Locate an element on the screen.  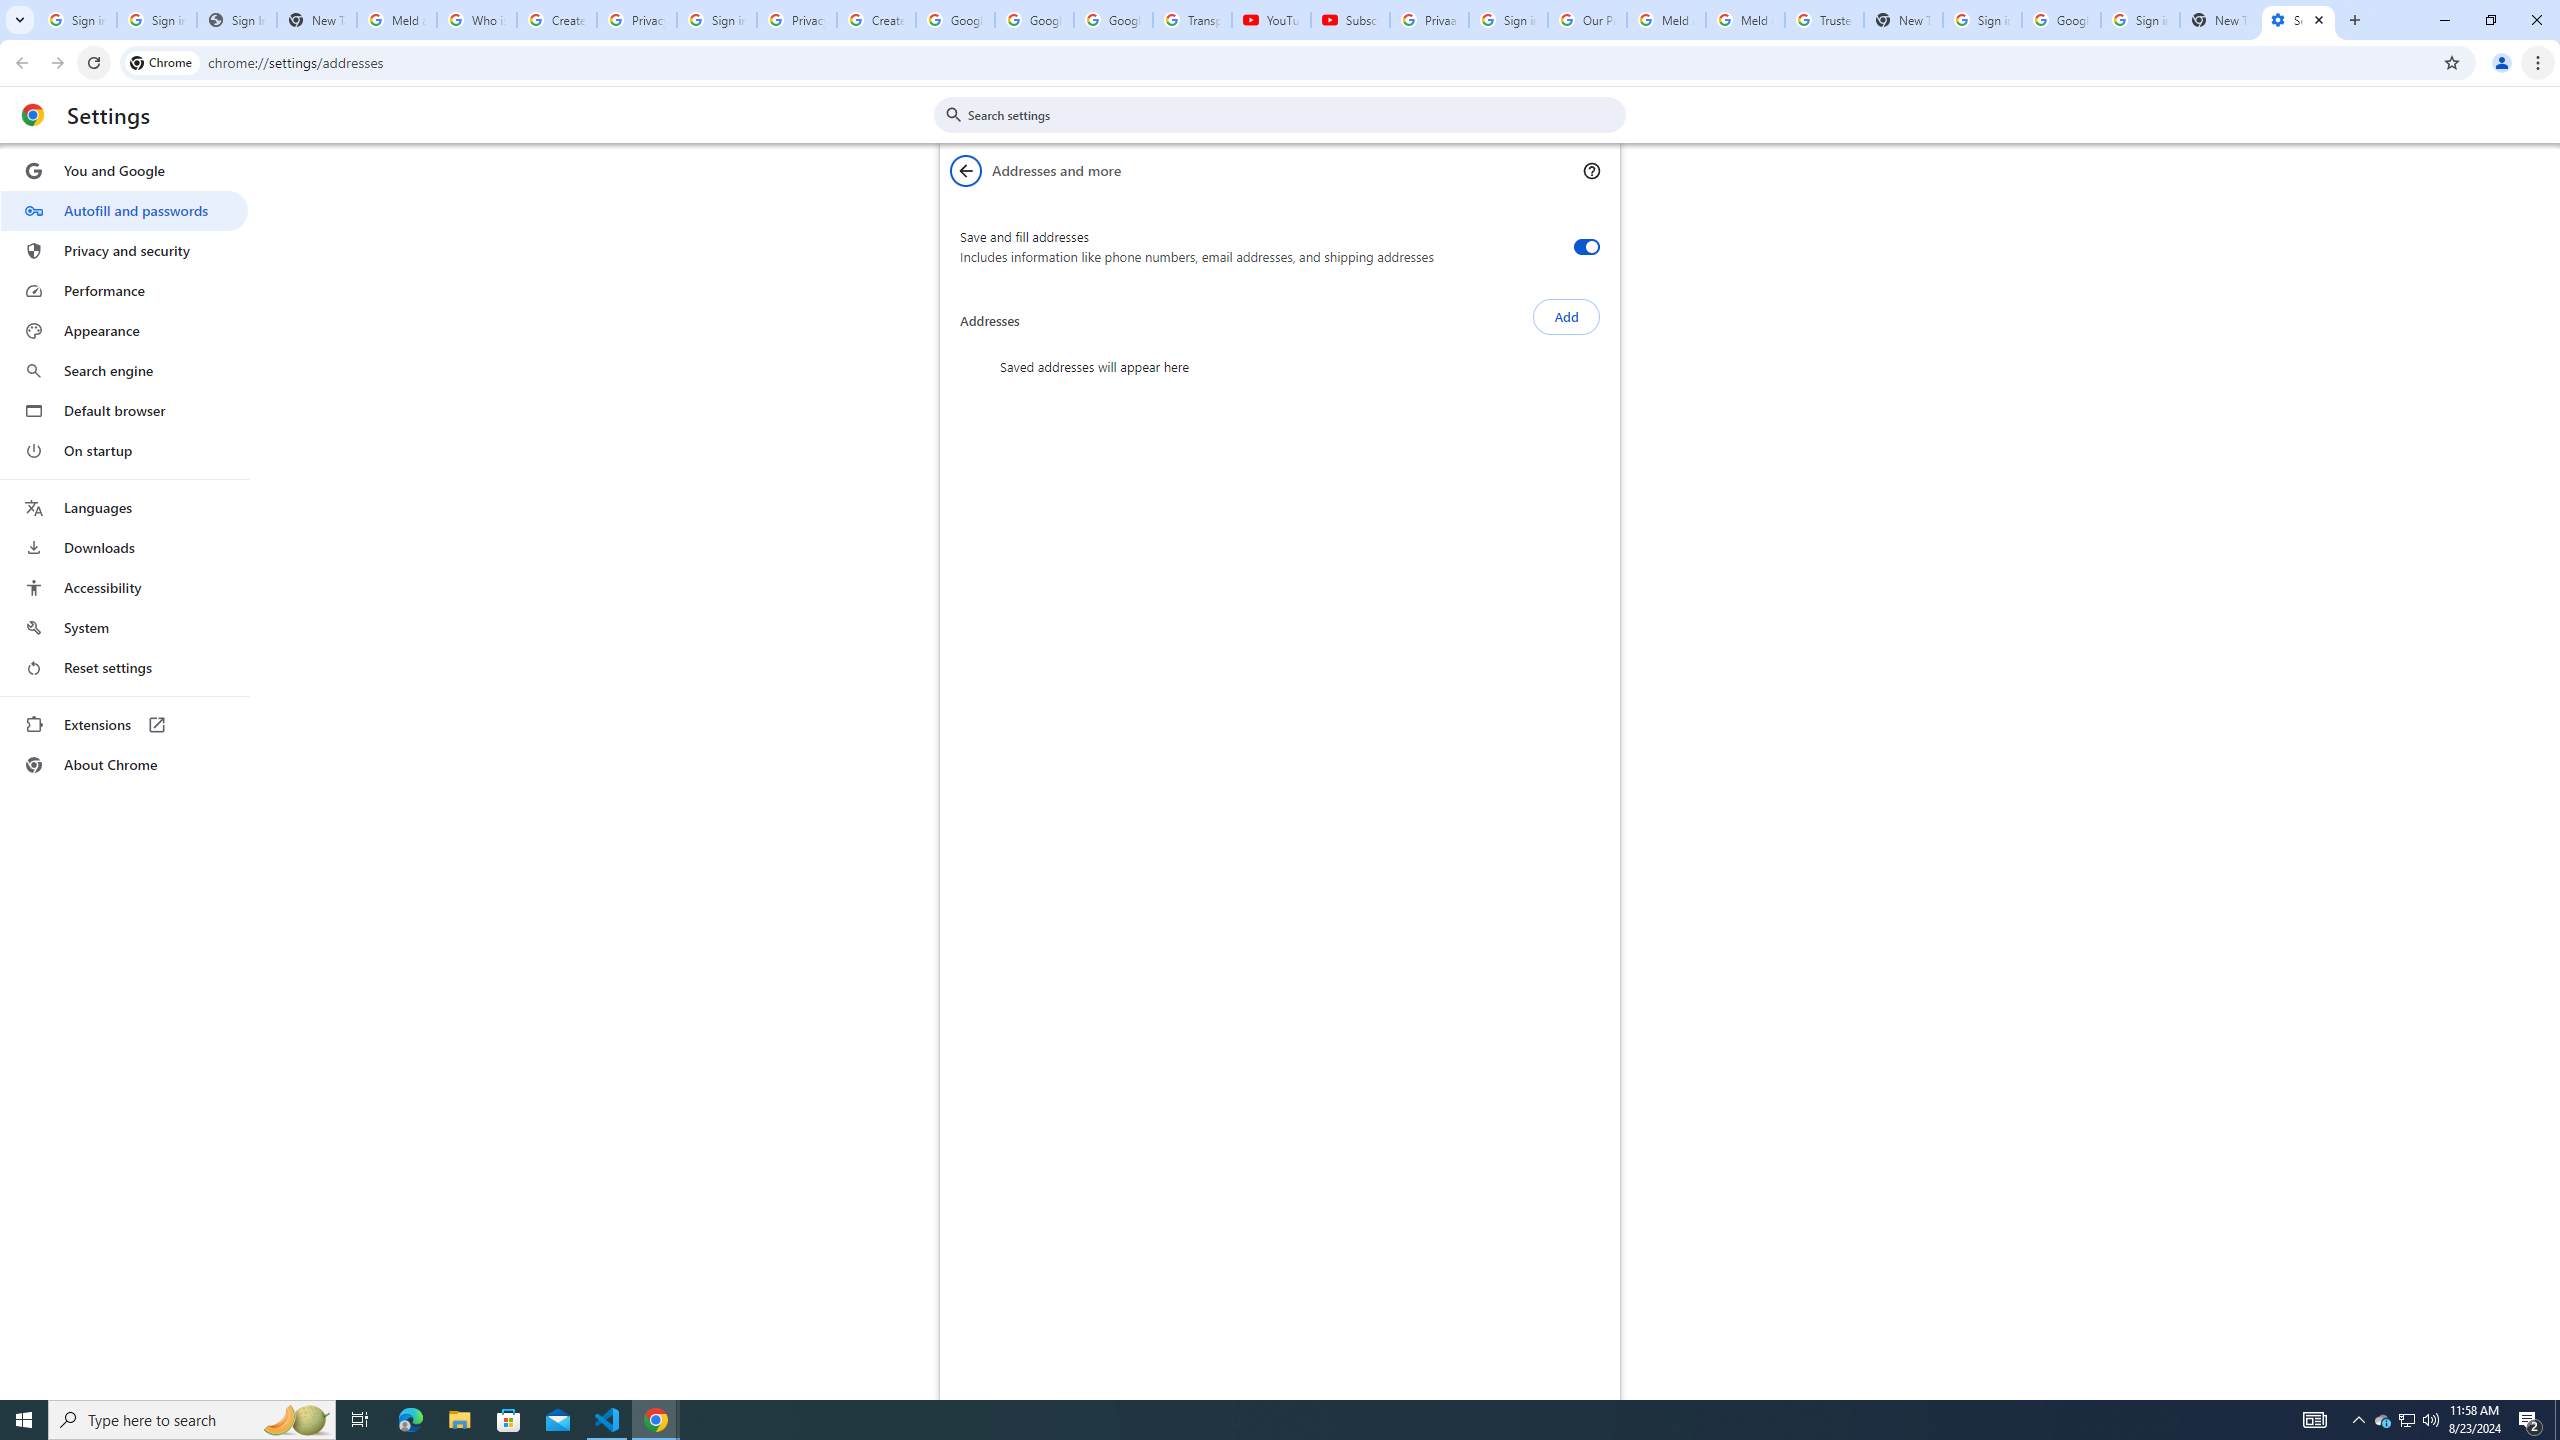
'Autofill and passwords' is located at coordinates (123, 210).